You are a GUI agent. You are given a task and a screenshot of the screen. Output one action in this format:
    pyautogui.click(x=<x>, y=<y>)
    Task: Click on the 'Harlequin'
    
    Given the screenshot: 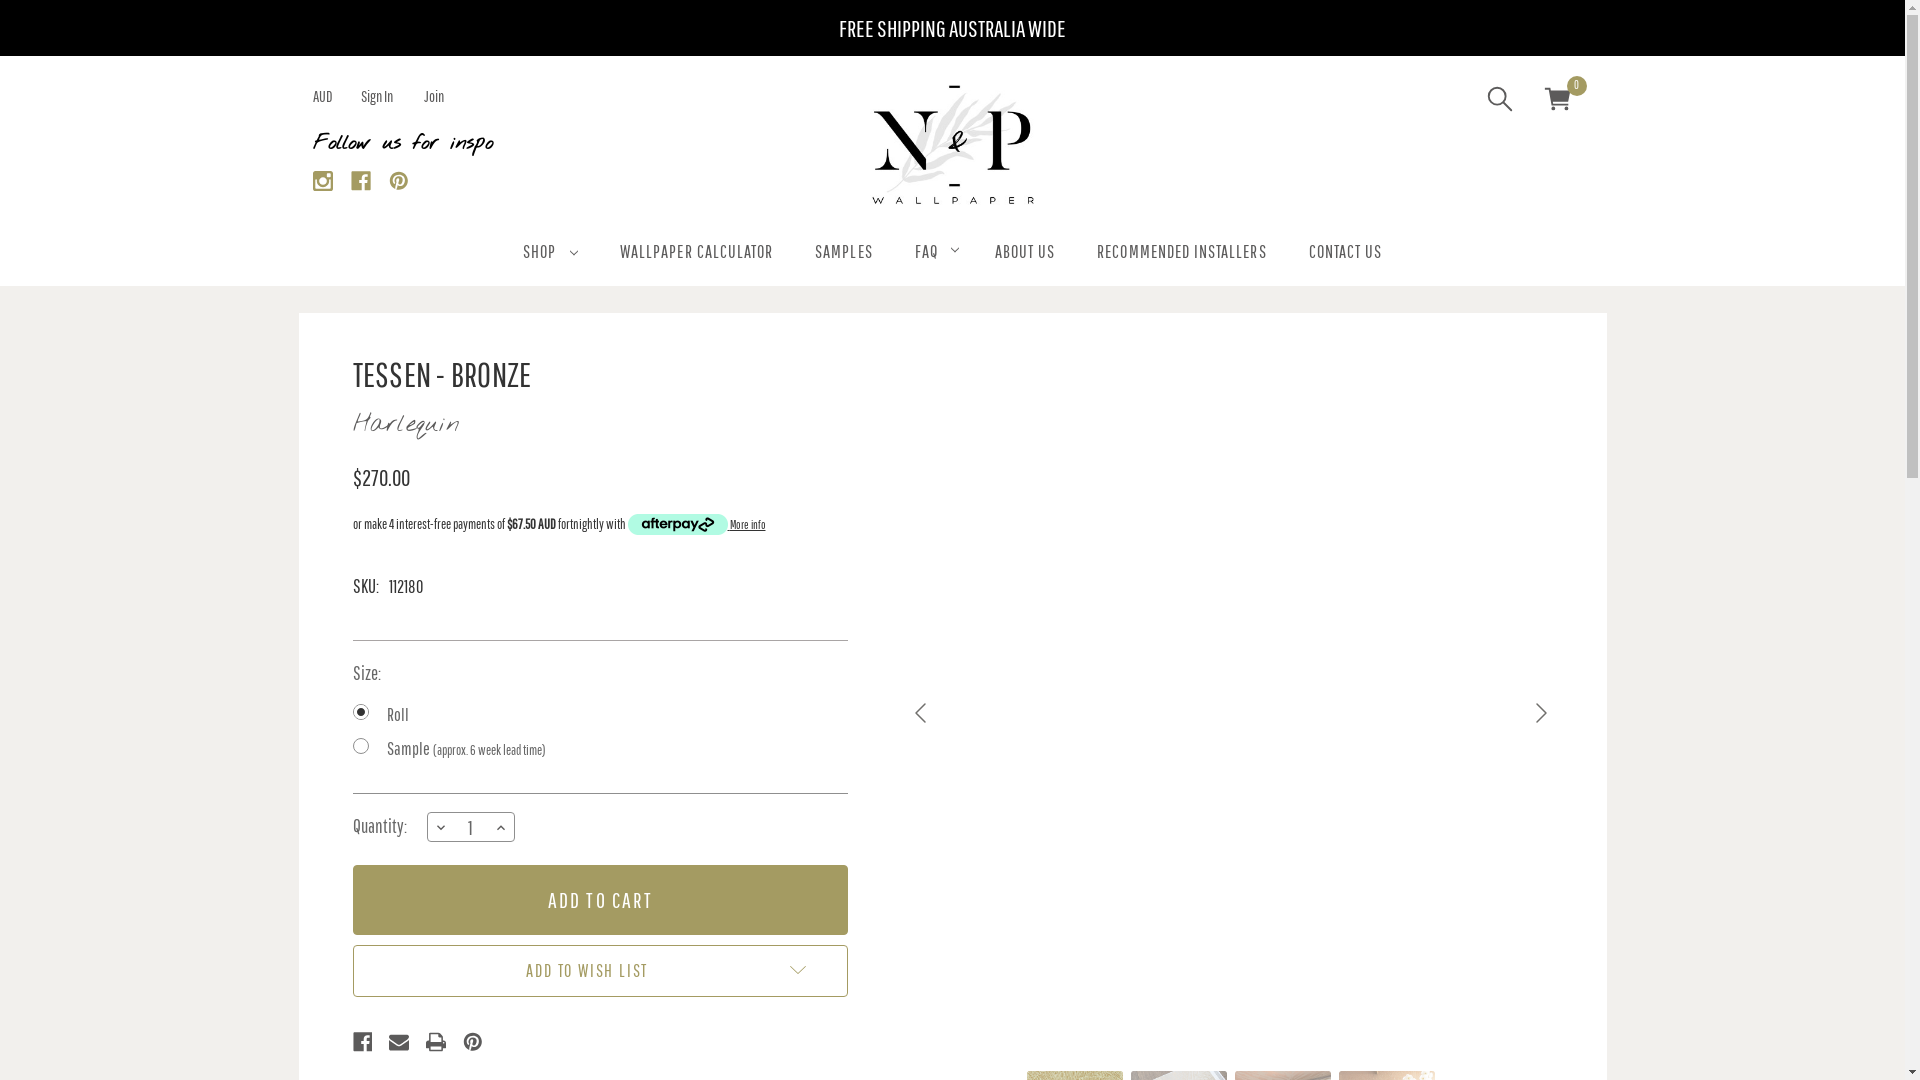 What is the action you would take?
    pyautogui.click(x=404, y=423)
    